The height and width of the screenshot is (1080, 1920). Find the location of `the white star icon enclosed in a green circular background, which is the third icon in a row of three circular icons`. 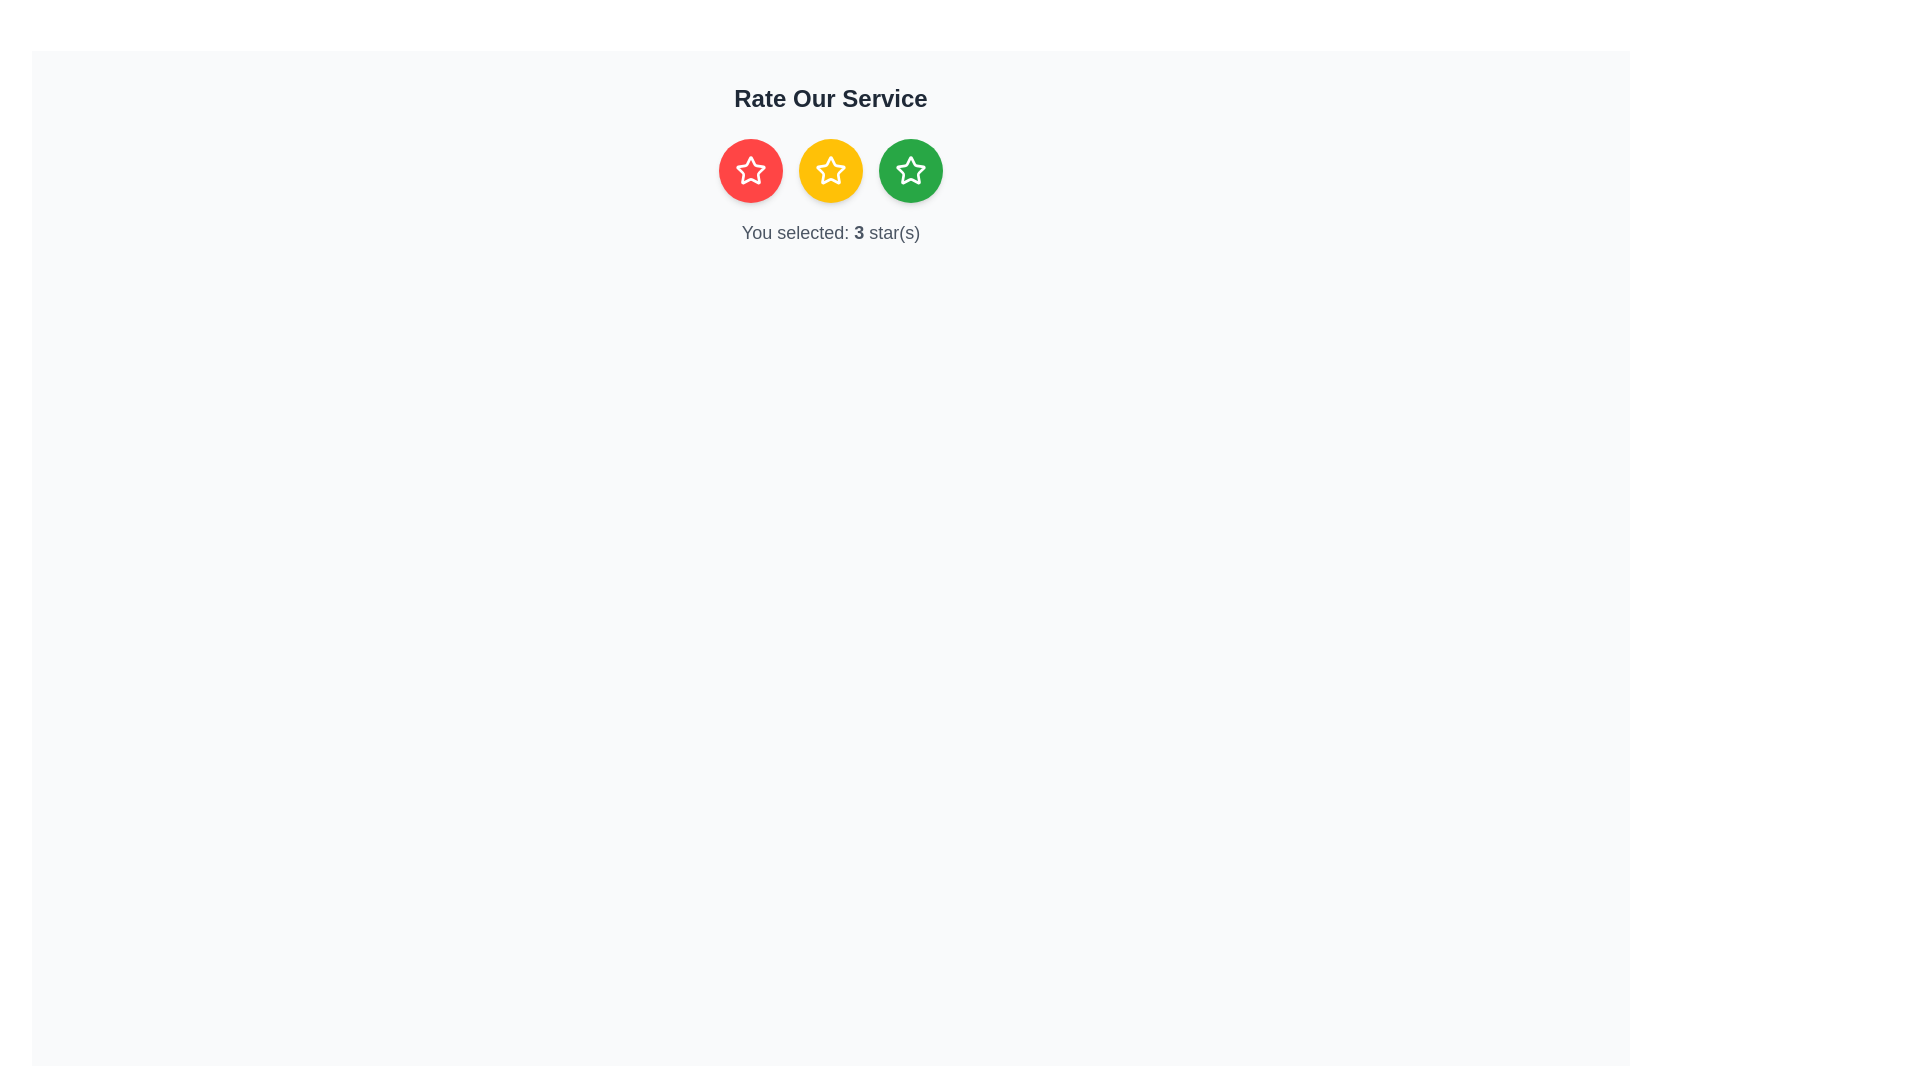

the white star icon enclosed in a green circular background, which is the third icon in a row of three circular icons is located at coordinates (910, 169).